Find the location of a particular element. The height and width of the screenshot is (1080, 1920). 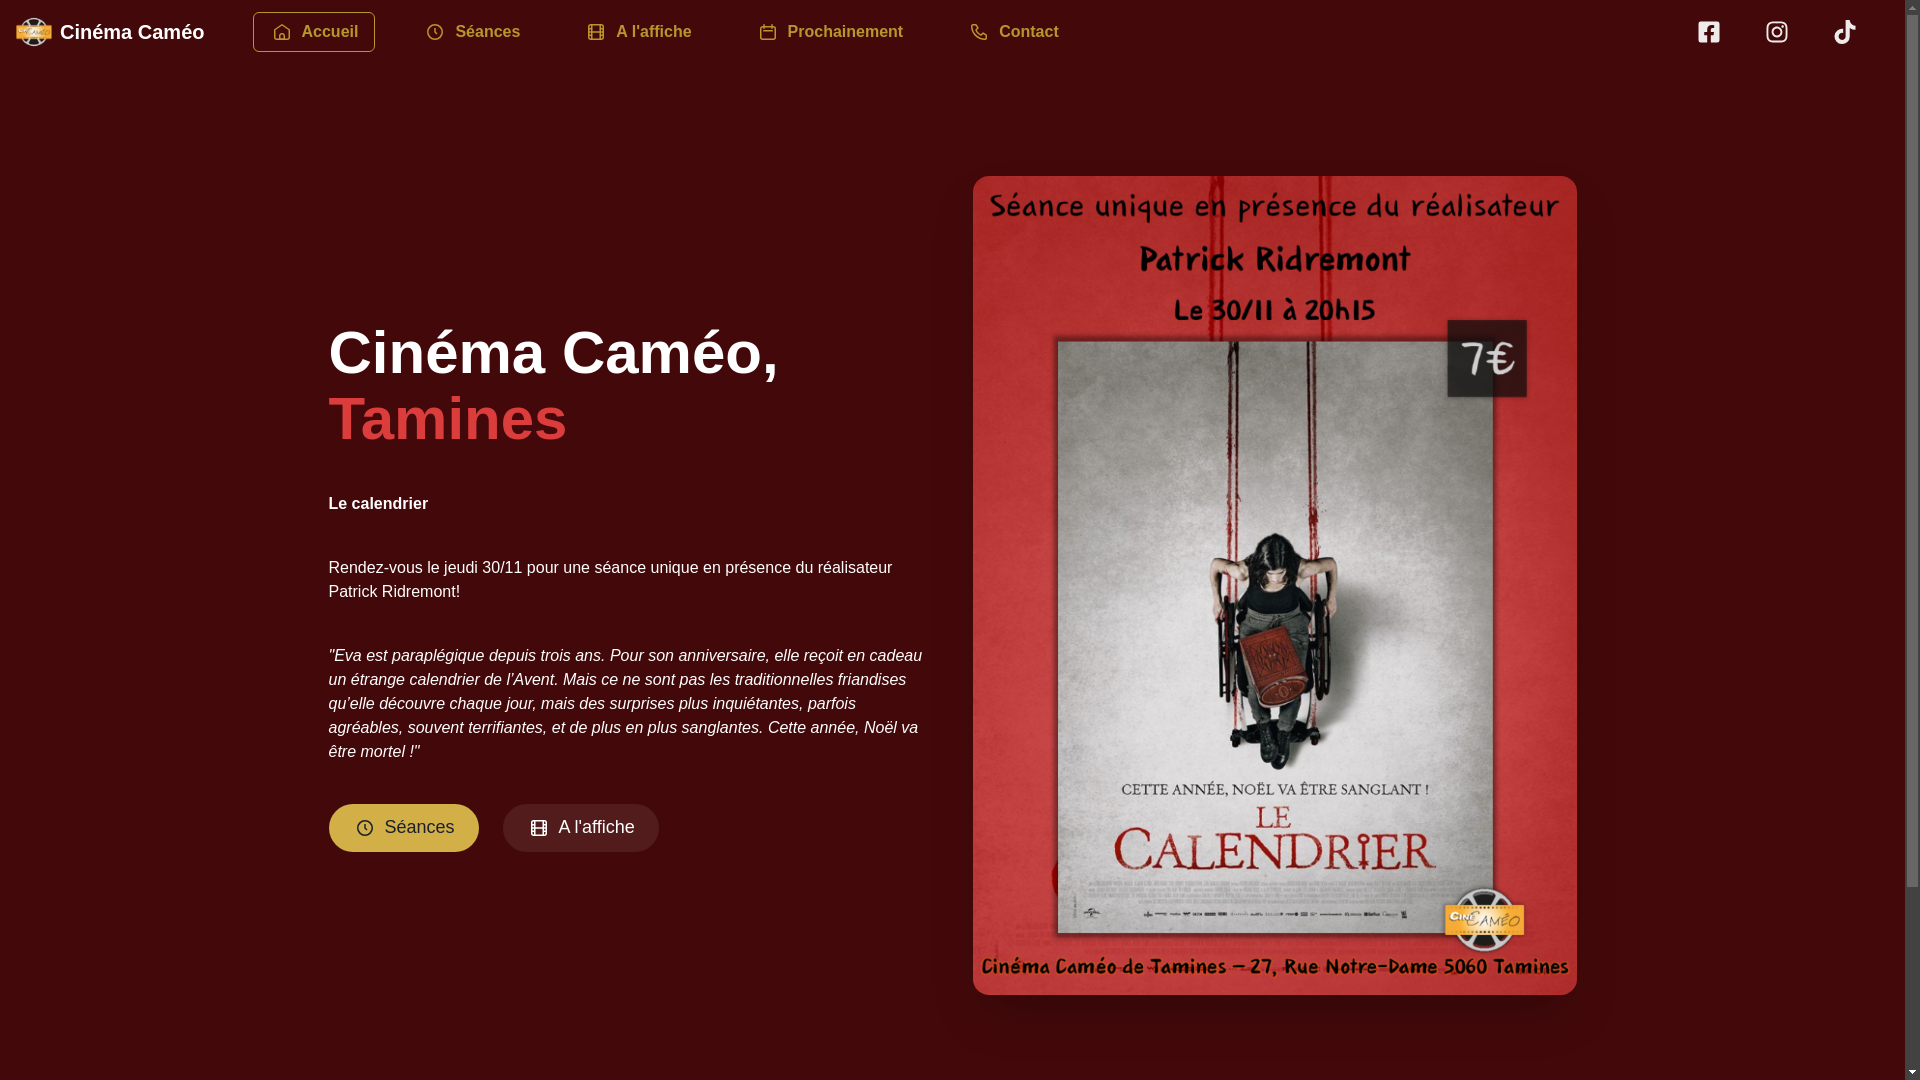

'Prochainement' is located at coordinates (830, 30).